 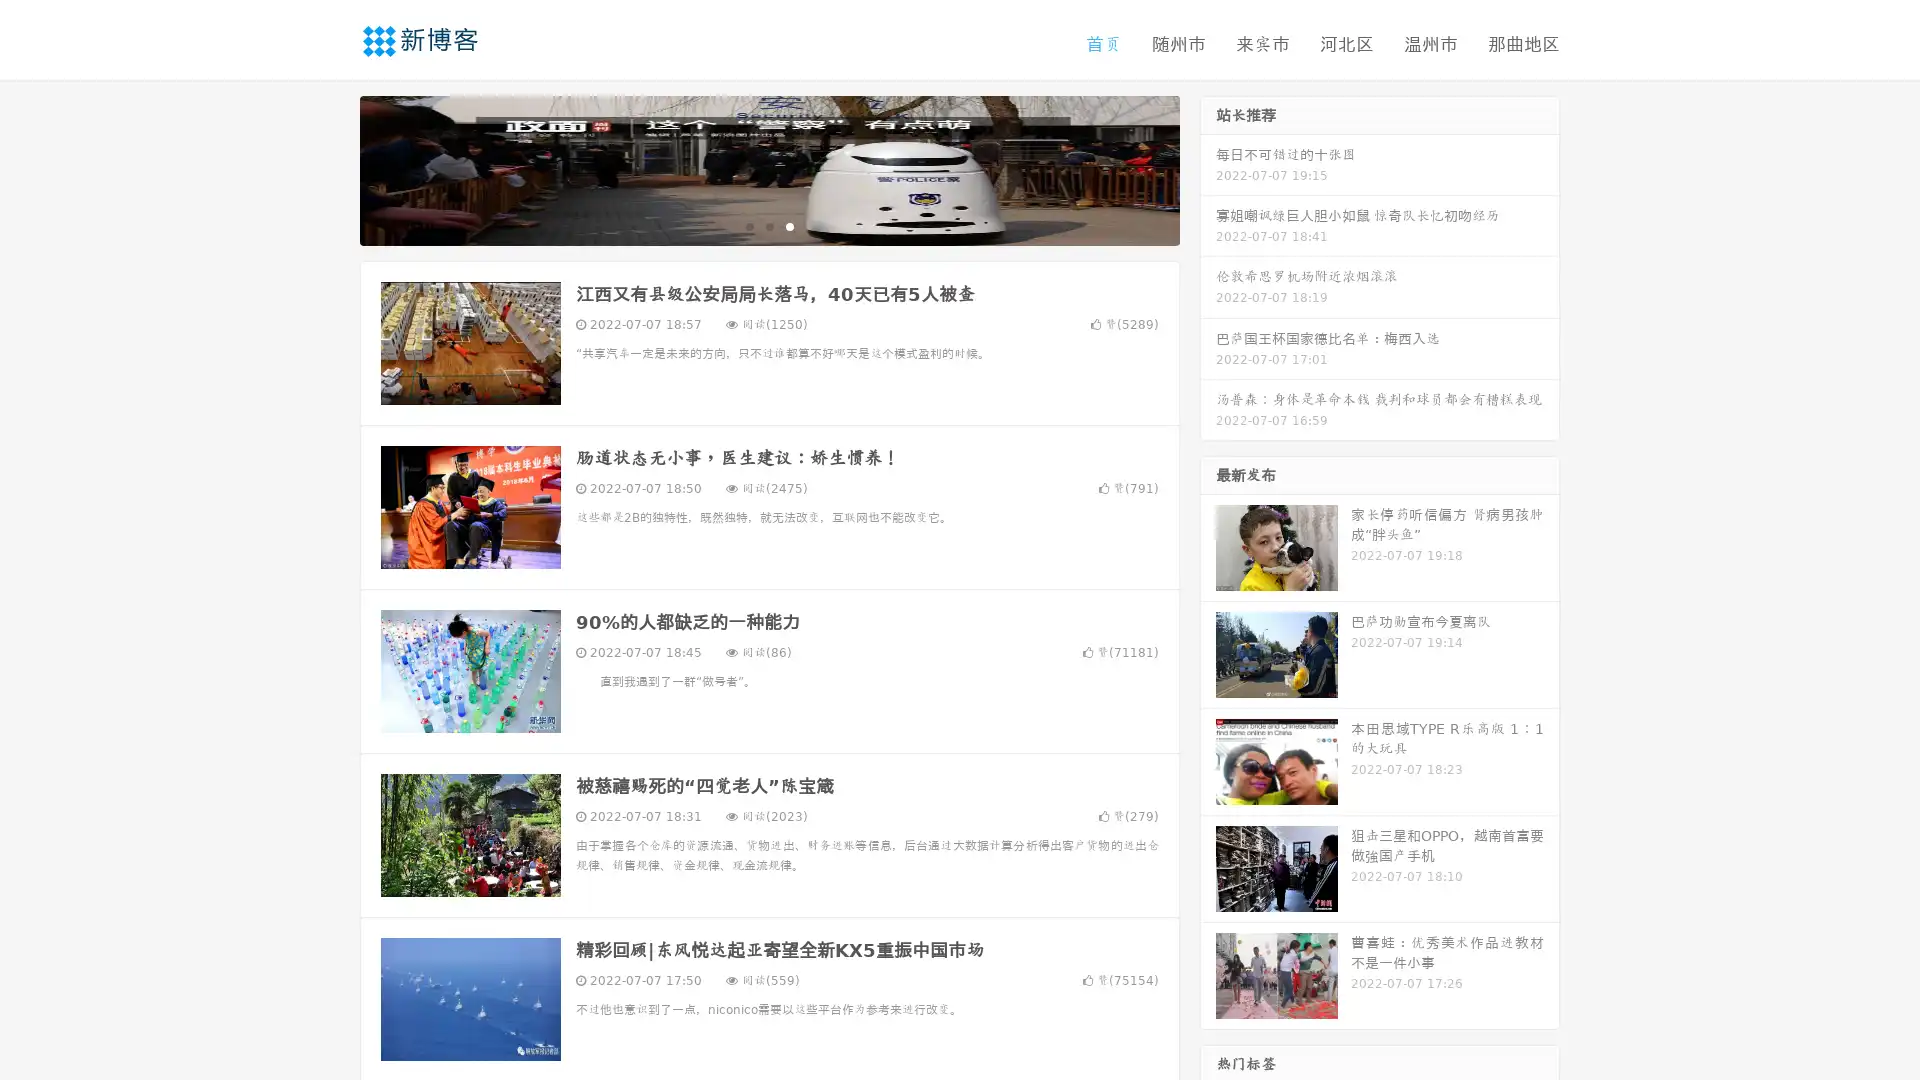 I want to click on Go to slide 3, so click(x=789, y=225).